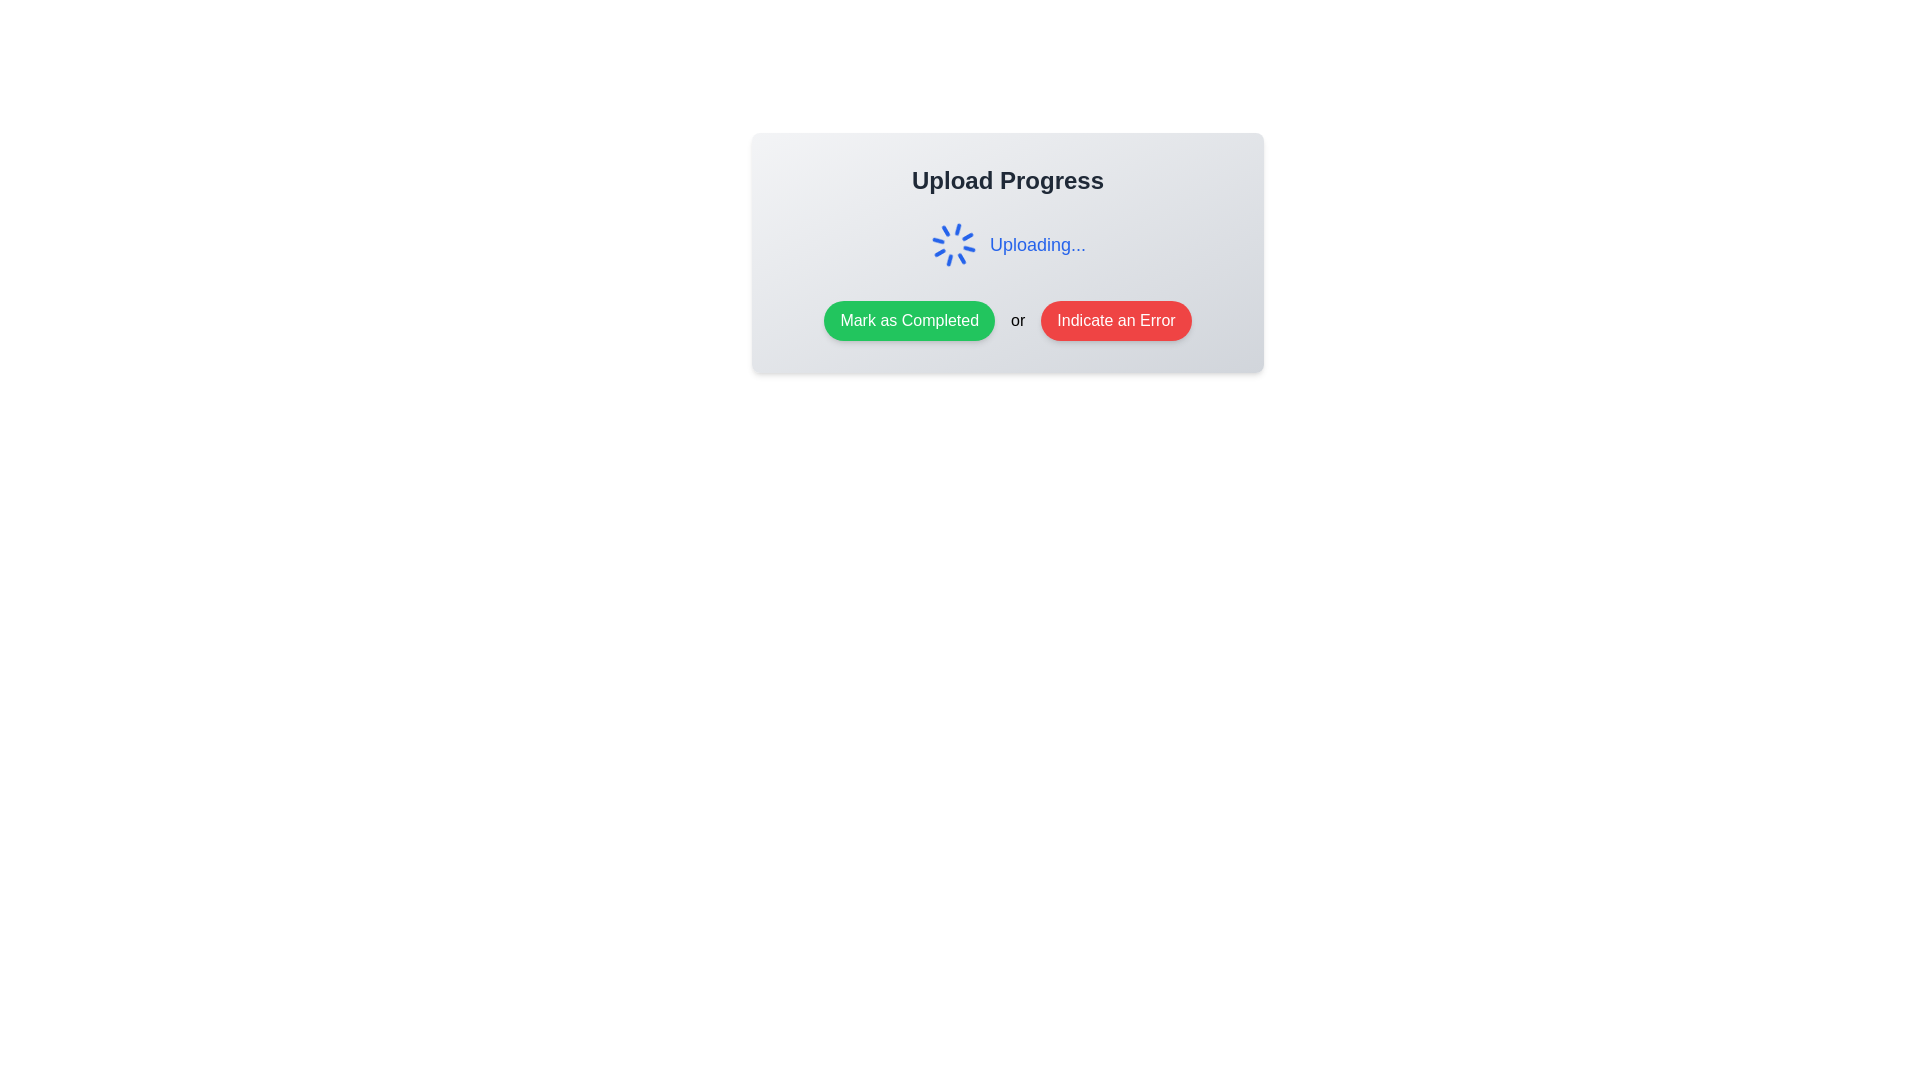  What do you see at coordinates (1018, 319) in the screenshot?
I see `the Text label that visually separates the 'Mark as Completed' and 'Indicate an Error' buttons, located beneath the 'Upload Progress' header` at bounding box center [1018, 319].